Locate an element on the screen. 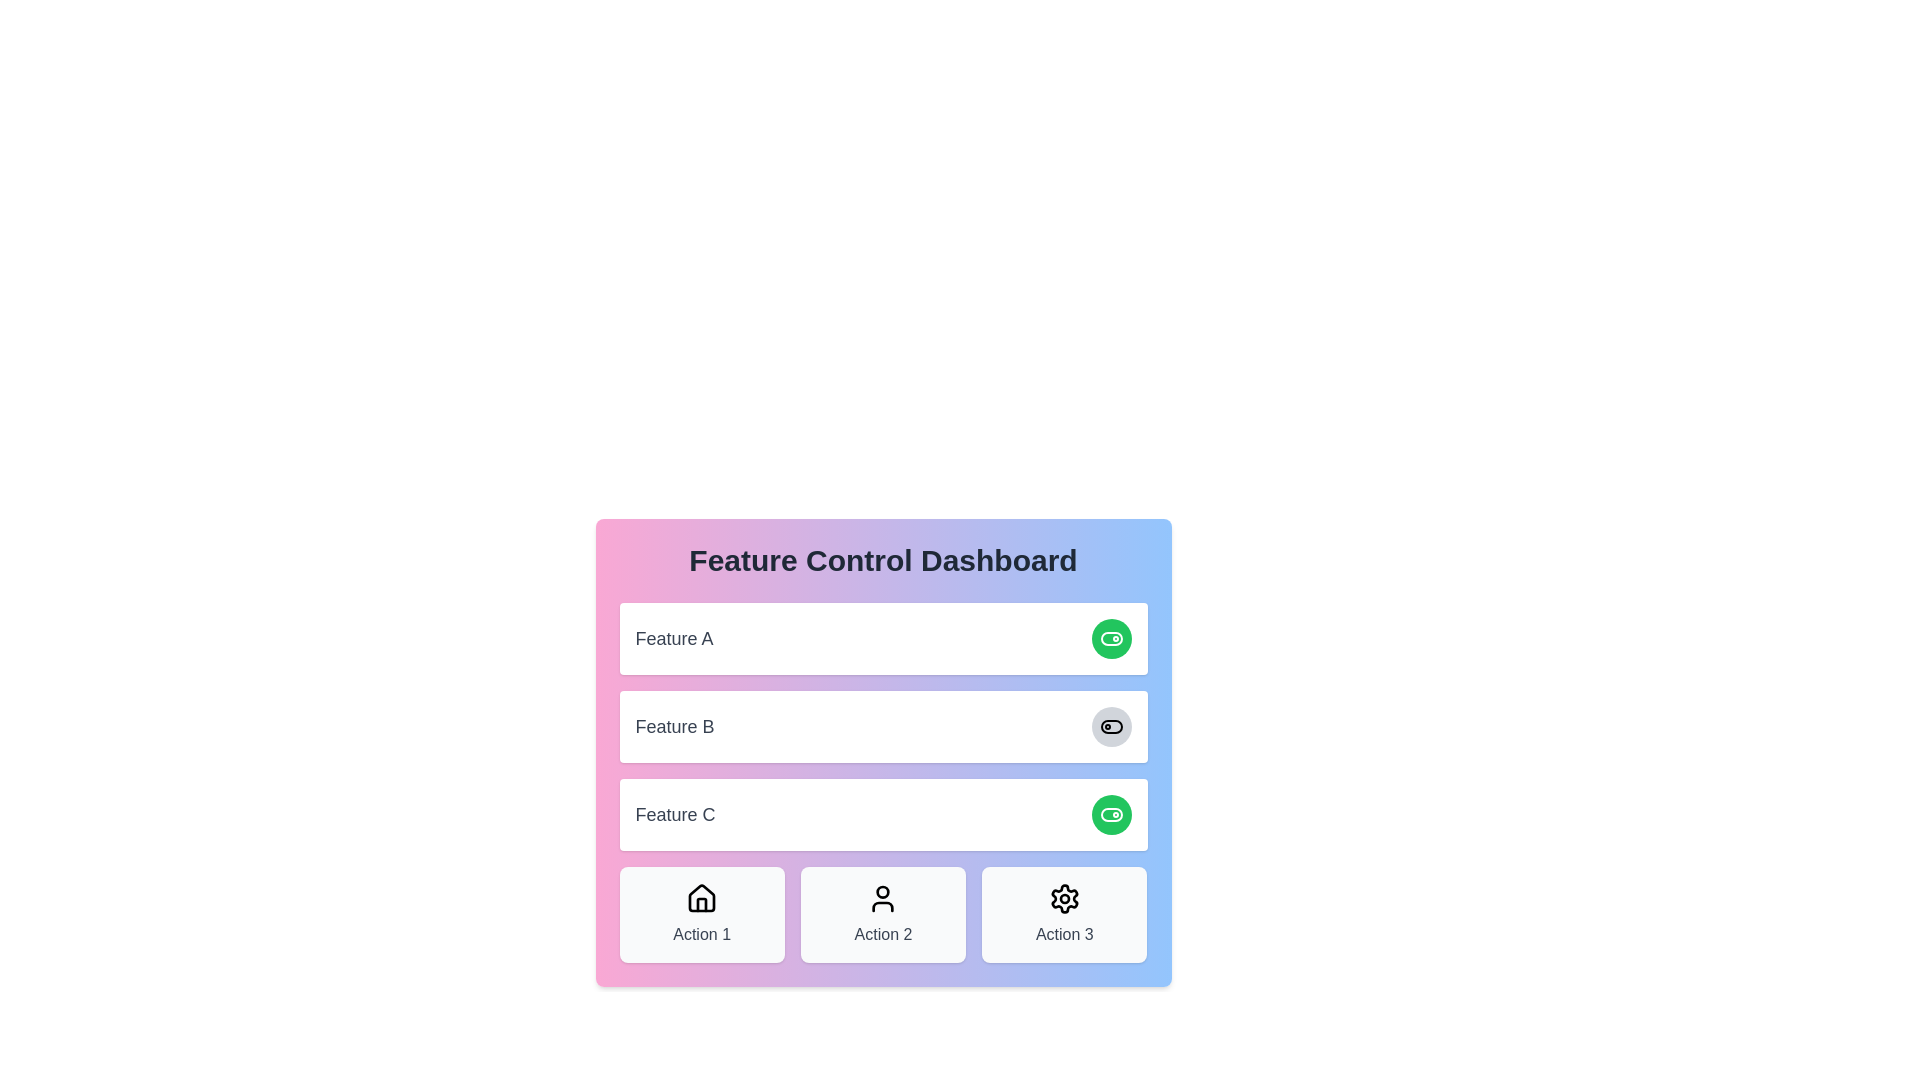 Image resolution: width=1920 pixels, height=1080 pixels. the central panel with a gradient background that contains sections labeled 'Feature A', 'Feature B', and 'Feature C', along with actions 'Action 1', 'Action 2', and 'Action 3', located below the title 'Feature Control Dashboard' is located at coordinates (882, 752).